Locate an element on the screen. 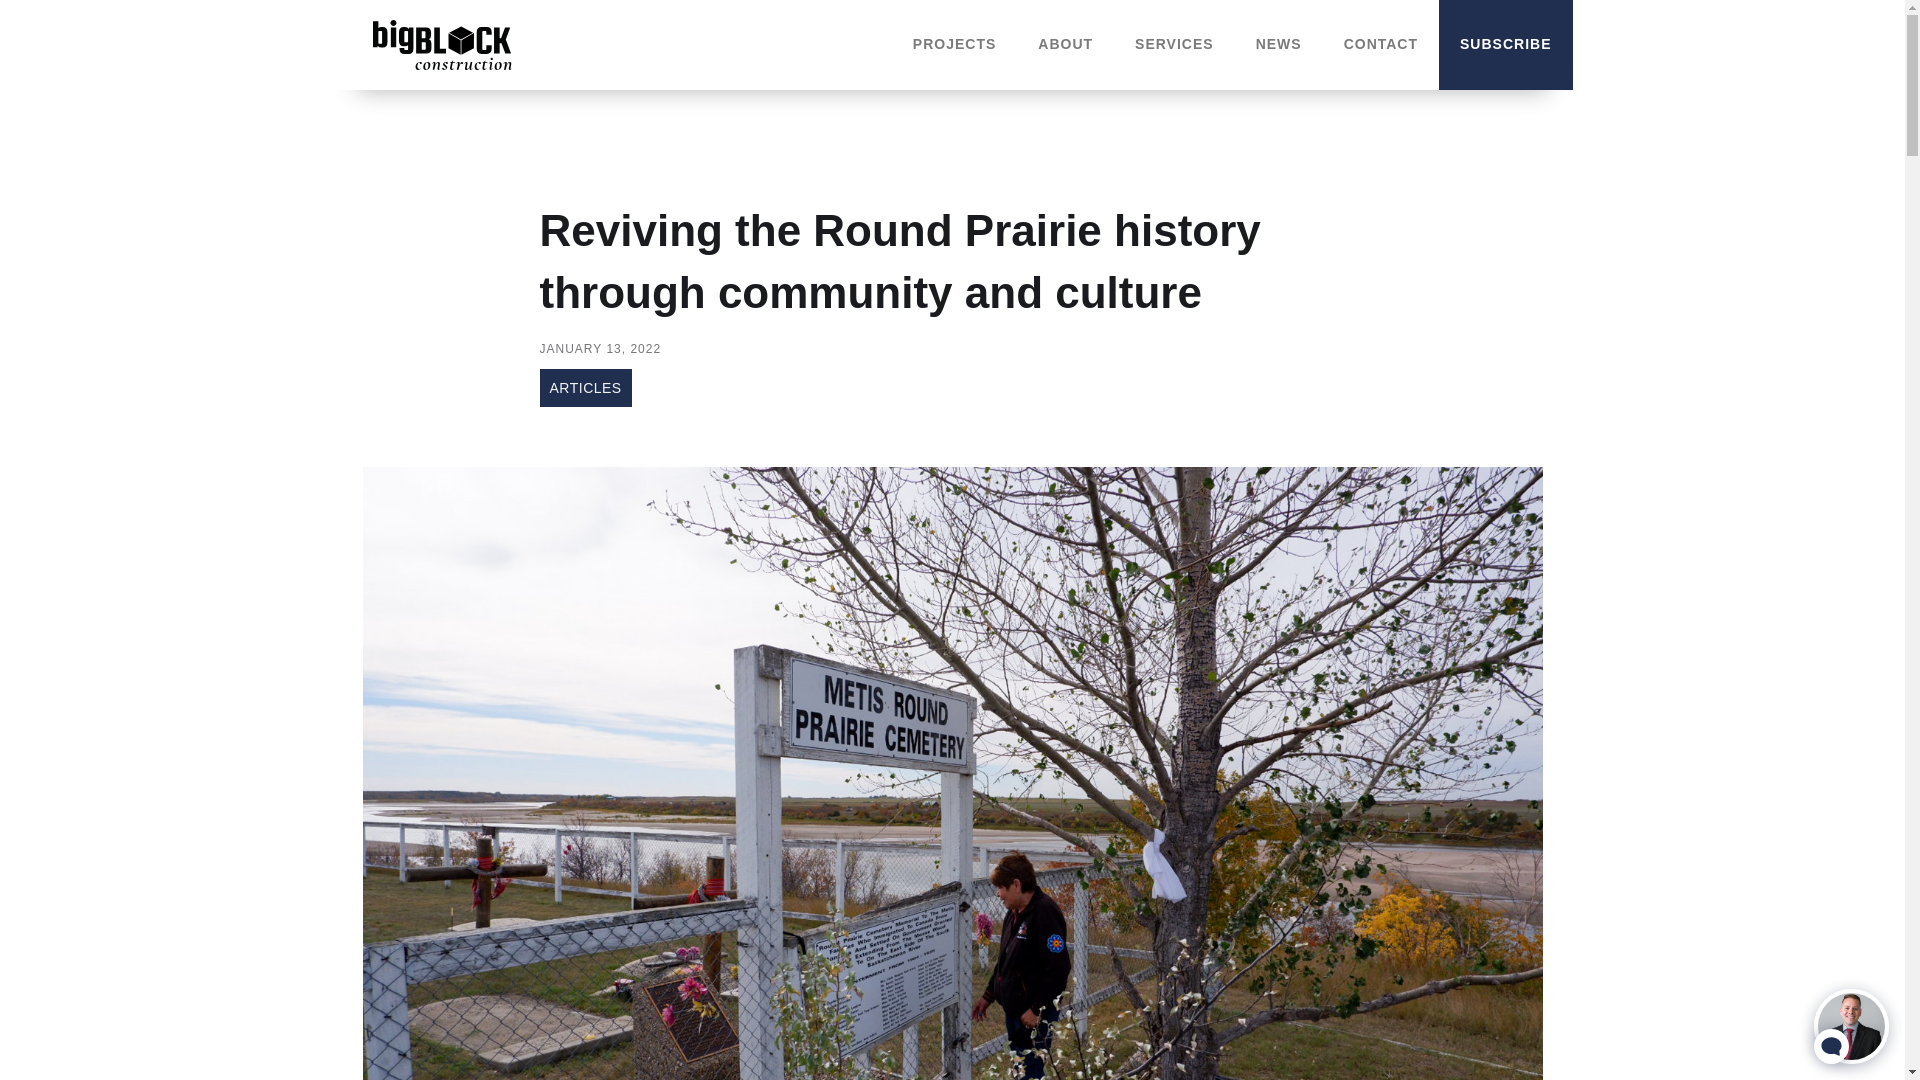 The width and height of the screenshot is (1920, 1080). 'ARTICLES' is located at coordinates (584, 388).